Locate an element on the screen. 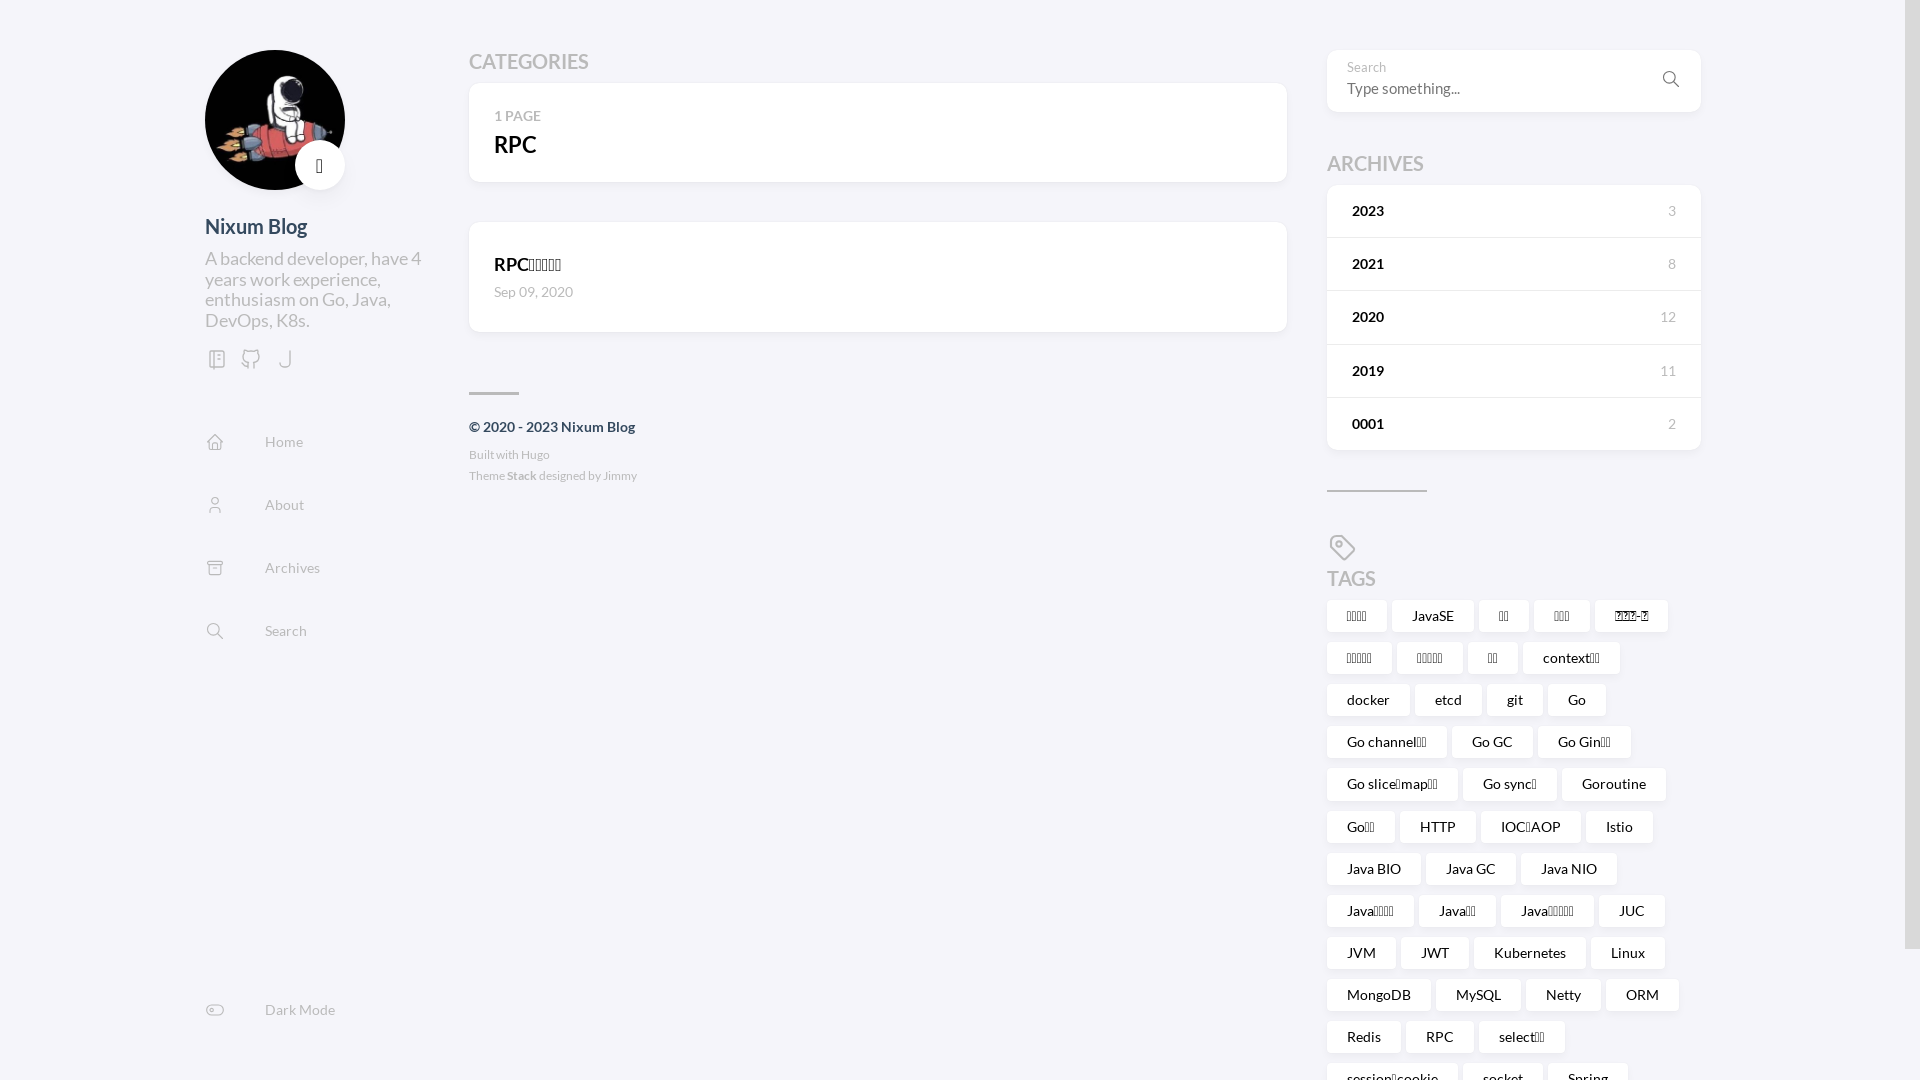  'Goroutine' is located at coordinates (1613, 782).